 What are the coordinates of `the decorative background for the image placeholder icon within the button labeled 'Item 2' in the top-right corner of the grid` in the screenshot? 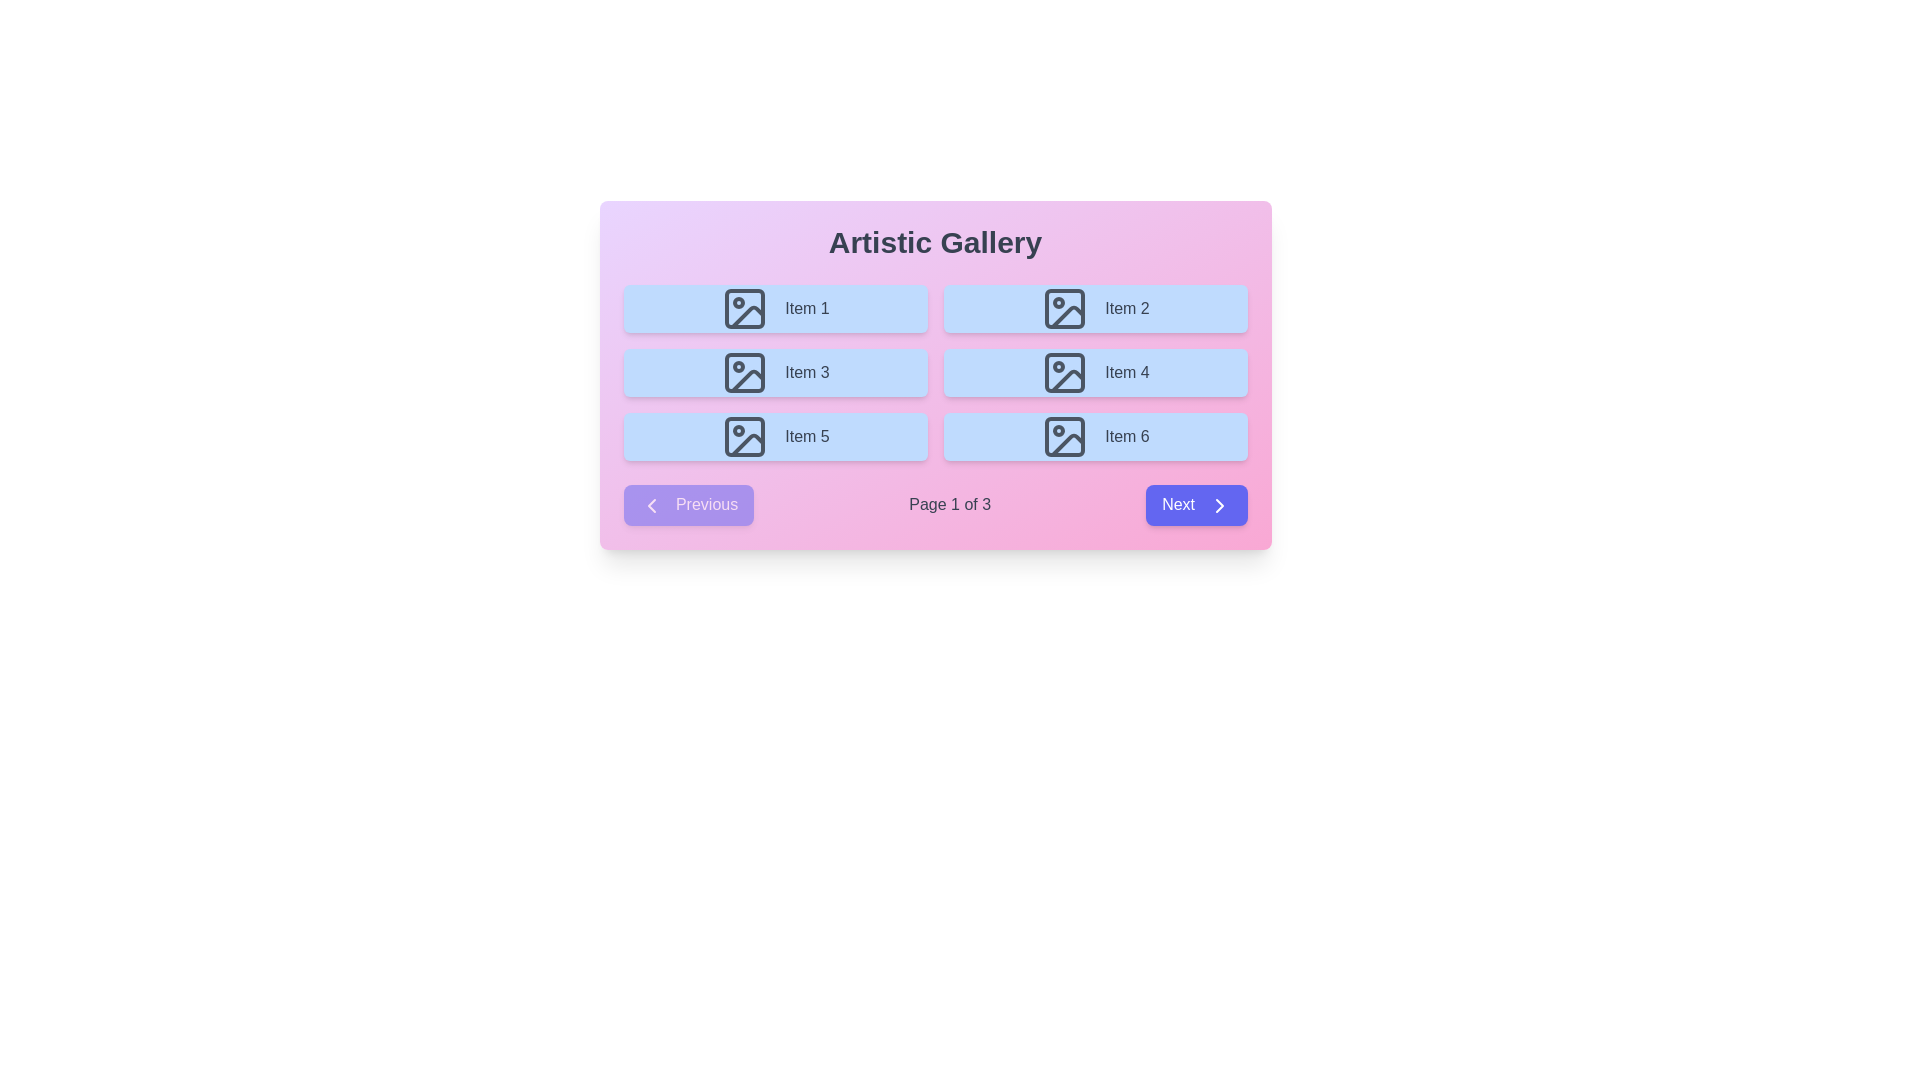 It's located at (1064, 308).